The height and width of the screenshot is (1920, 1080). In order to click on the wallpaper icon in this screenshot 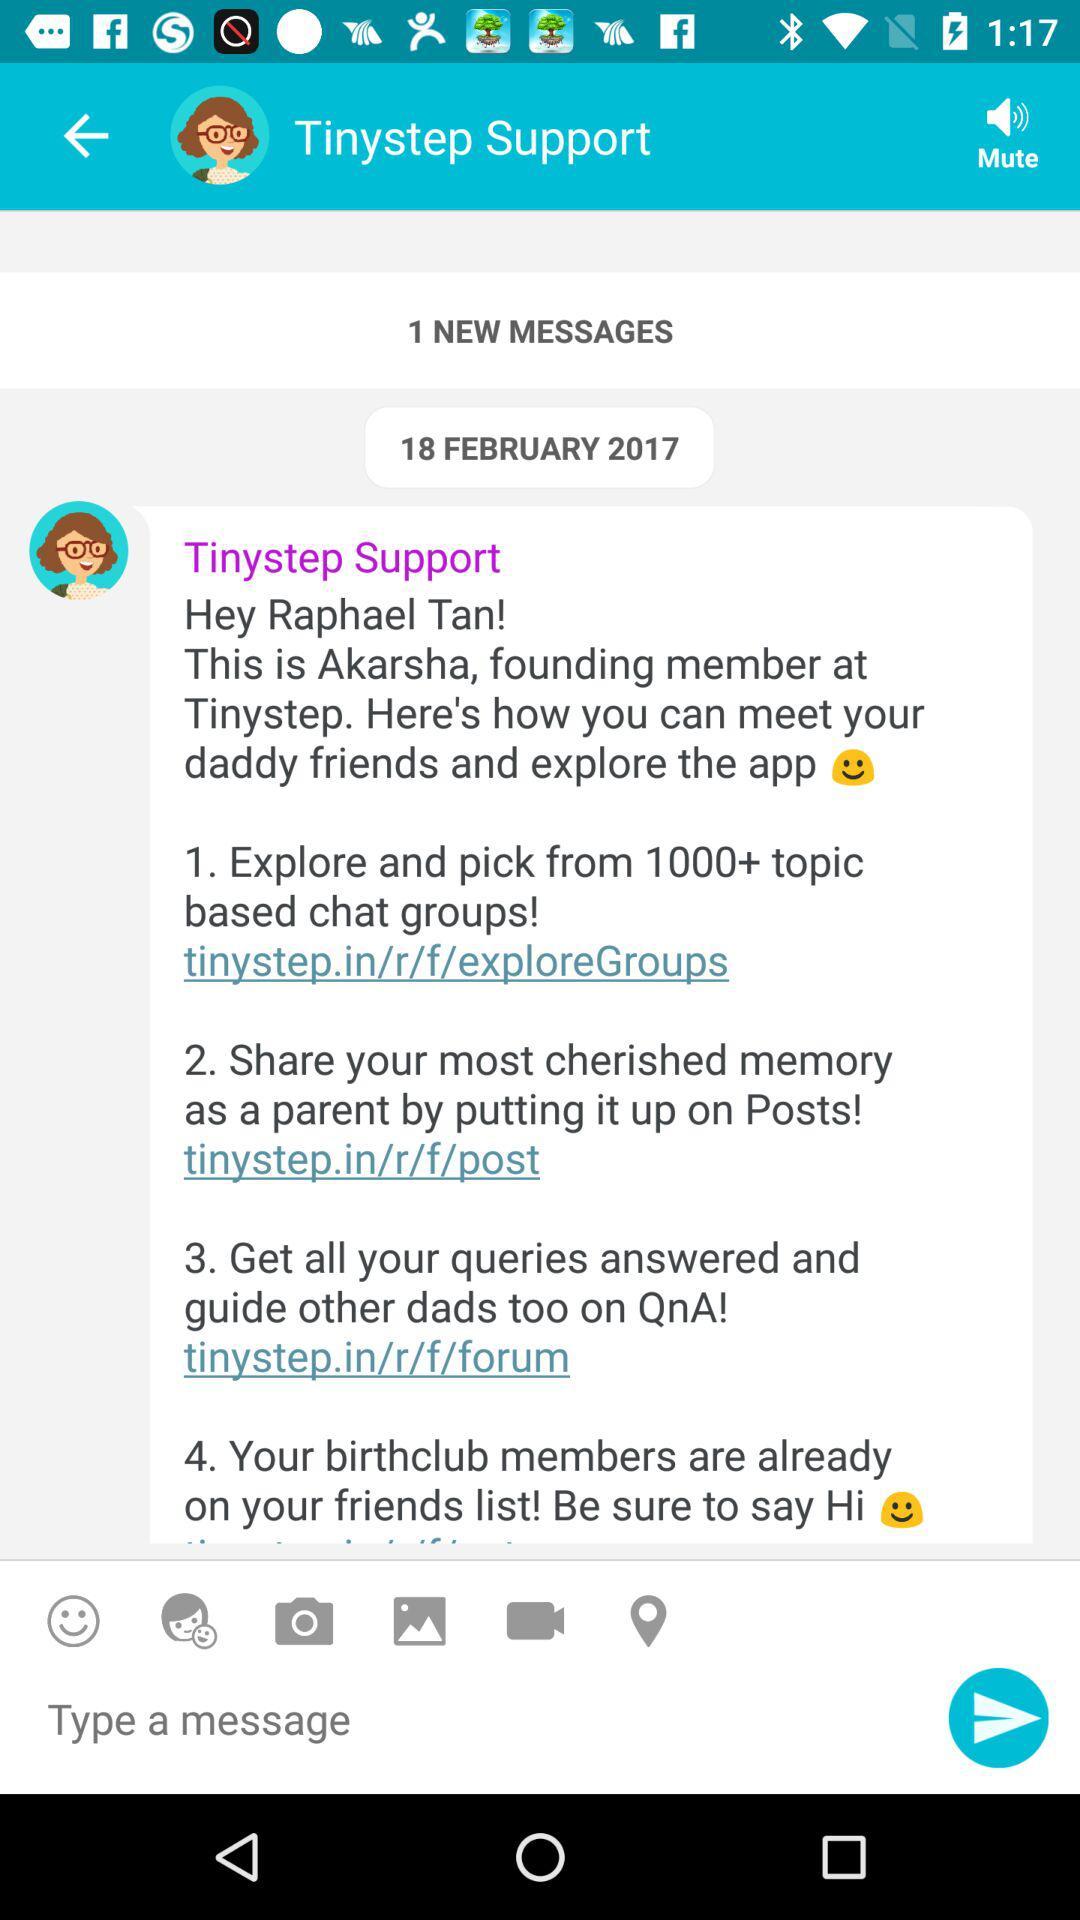, I will do `click(419, 1621)`.